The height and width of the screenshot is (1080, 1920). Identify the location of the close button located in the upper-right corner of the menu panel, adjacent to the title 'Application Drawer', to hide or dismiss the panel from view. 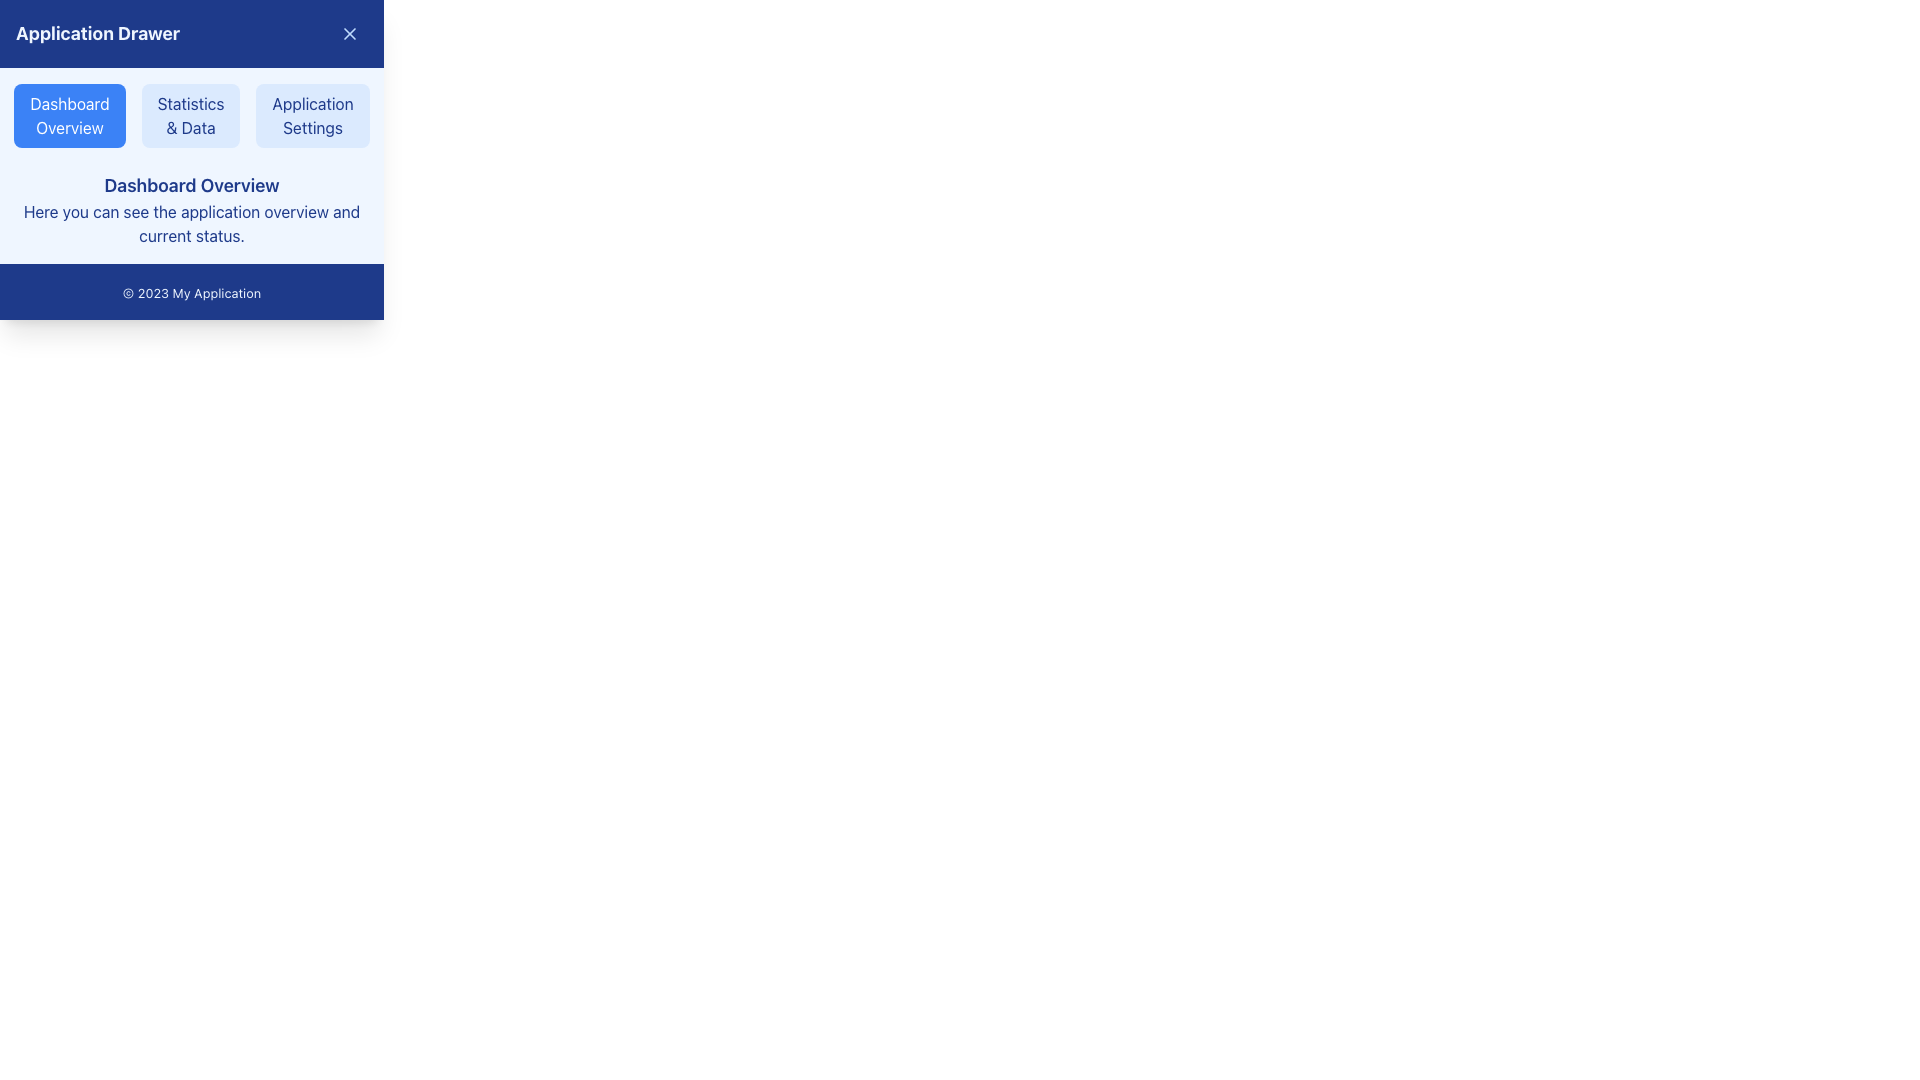
(350, 34).